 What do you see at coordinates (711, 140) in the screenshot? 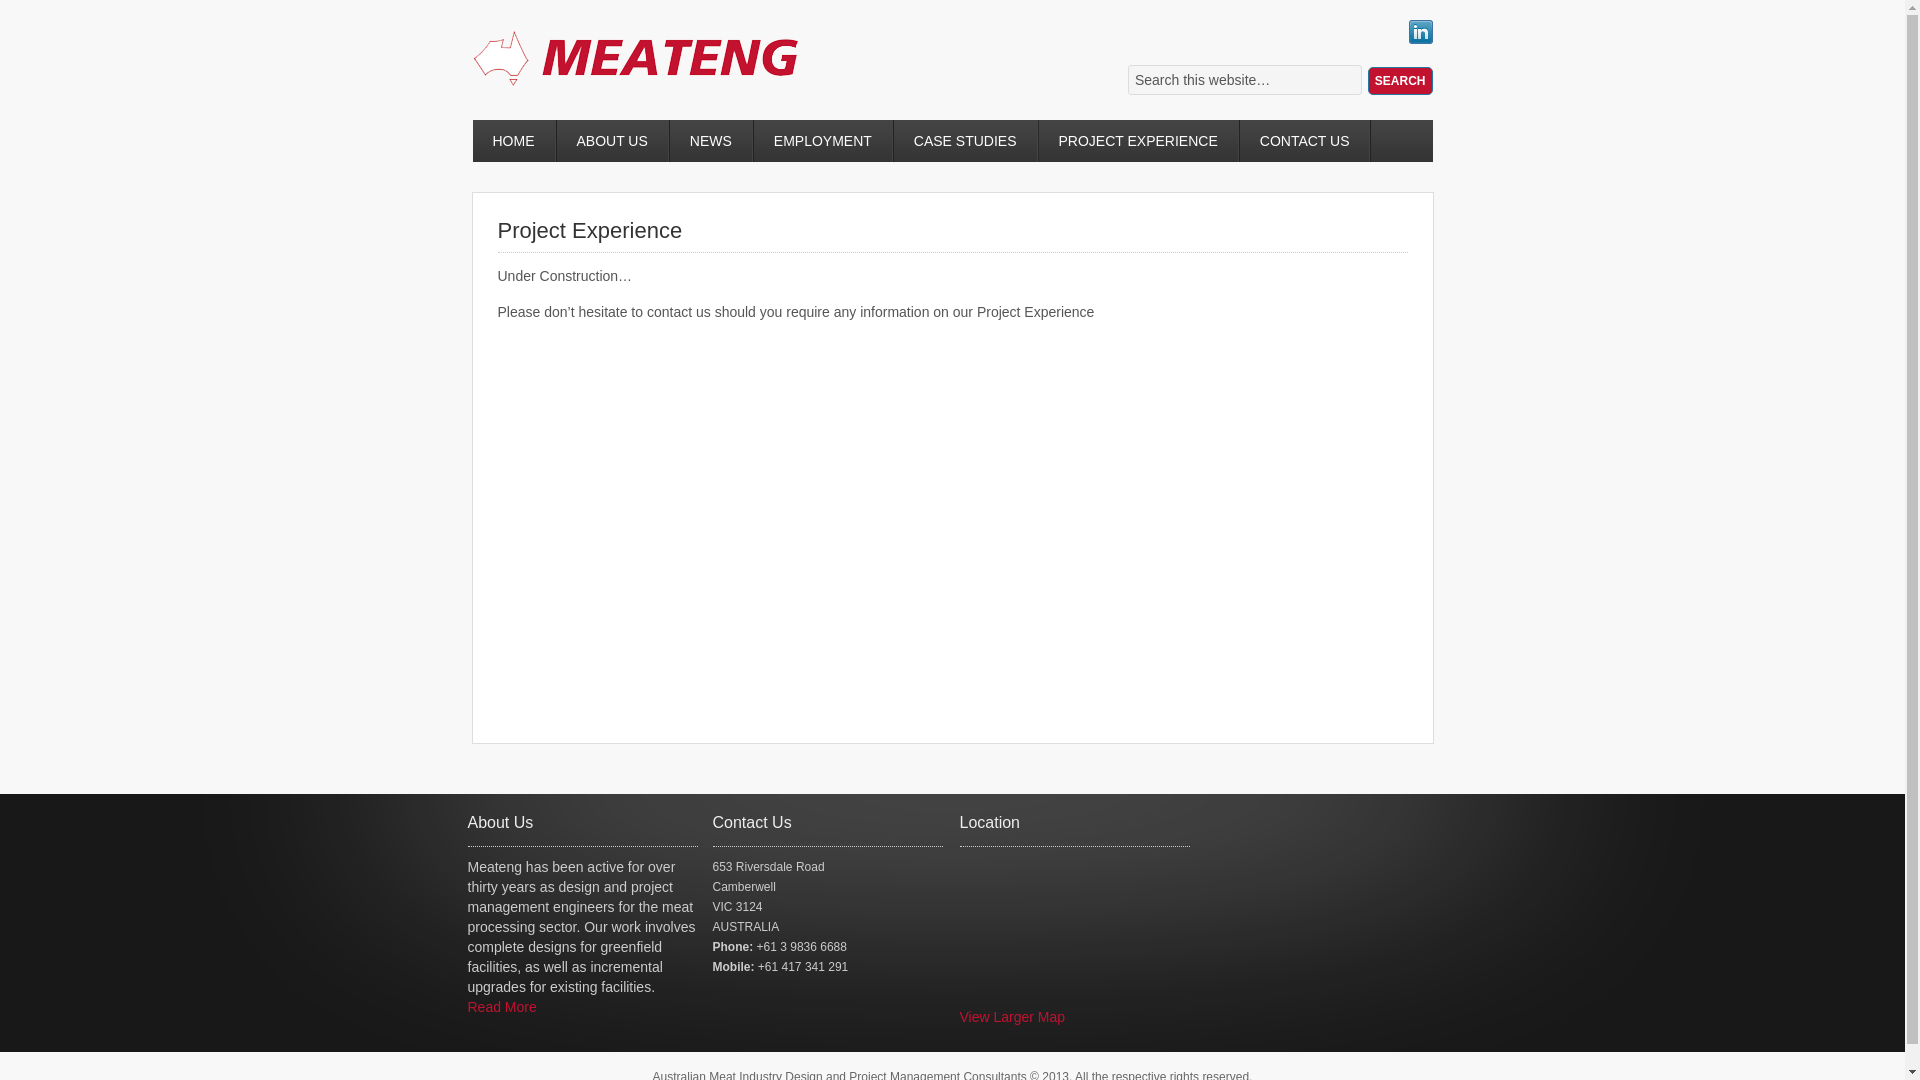
I see `'NEWS'` at bounding box center [711, 140].